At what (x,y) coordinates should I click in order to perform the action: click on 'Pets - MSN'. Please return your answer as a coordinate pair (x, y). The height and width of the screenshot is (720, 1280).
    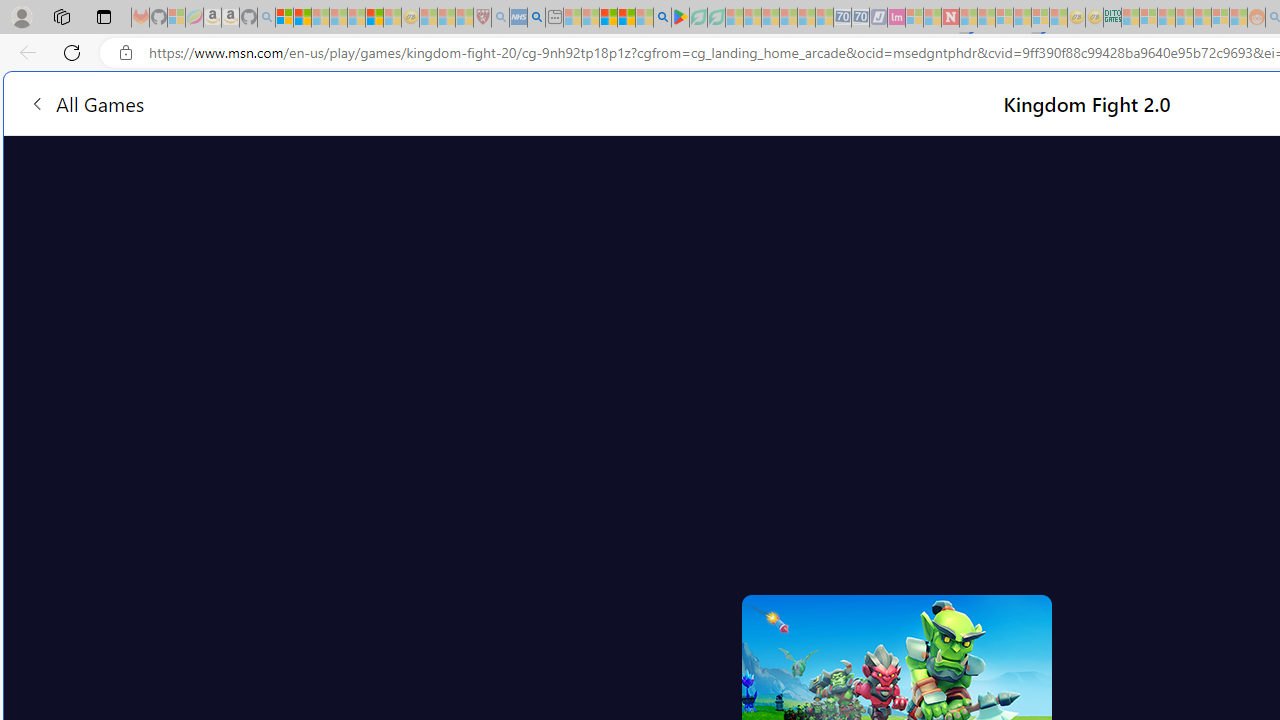
    Looking at the image, I should click on (625, 17).